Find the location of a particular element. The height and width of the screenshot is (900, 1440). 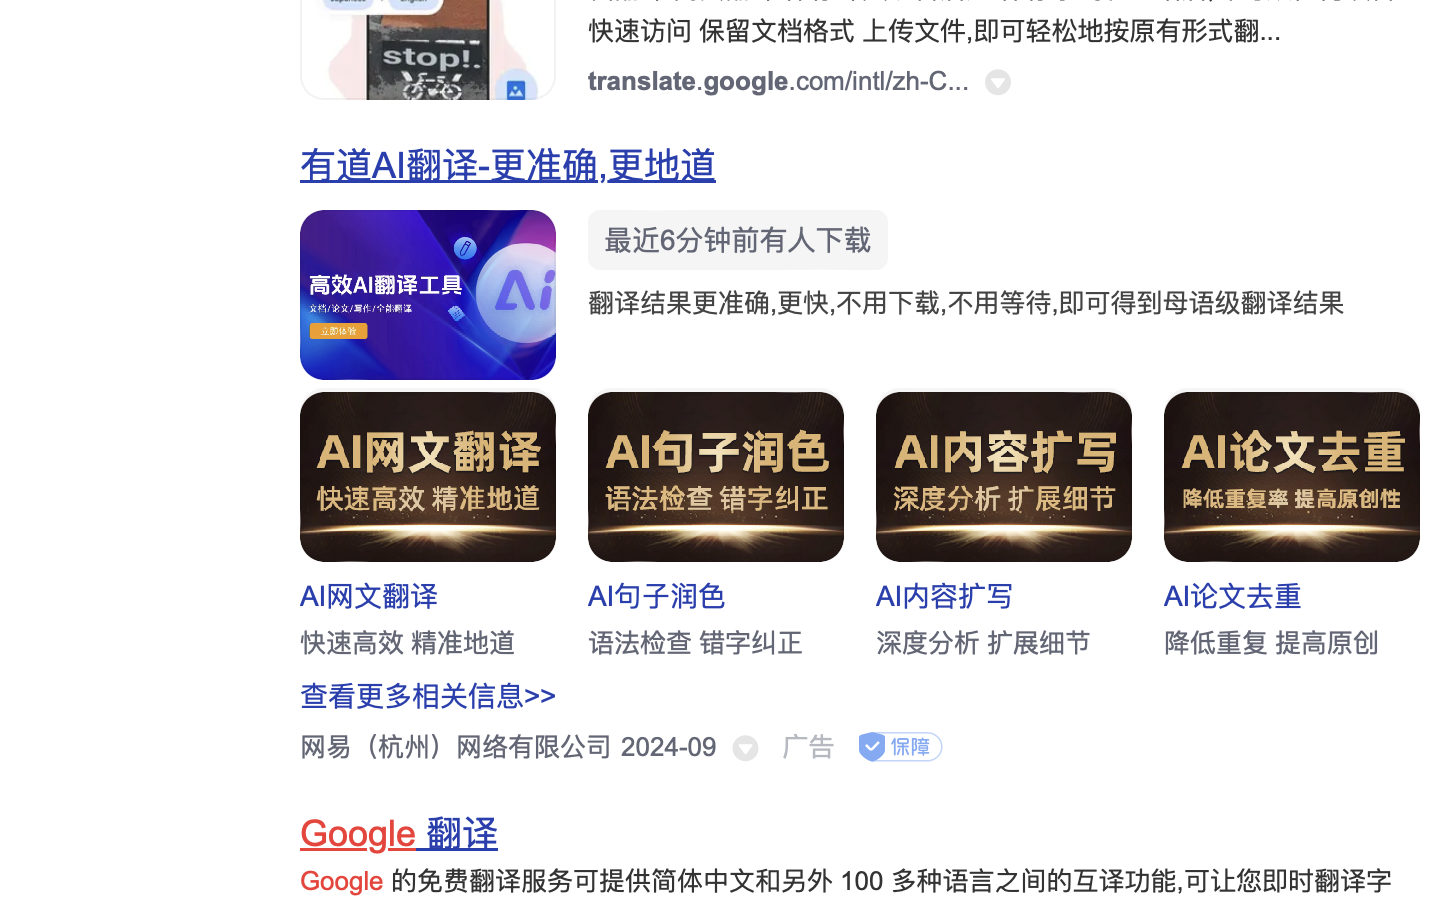

'广告' is located at coordinates (808, 746).